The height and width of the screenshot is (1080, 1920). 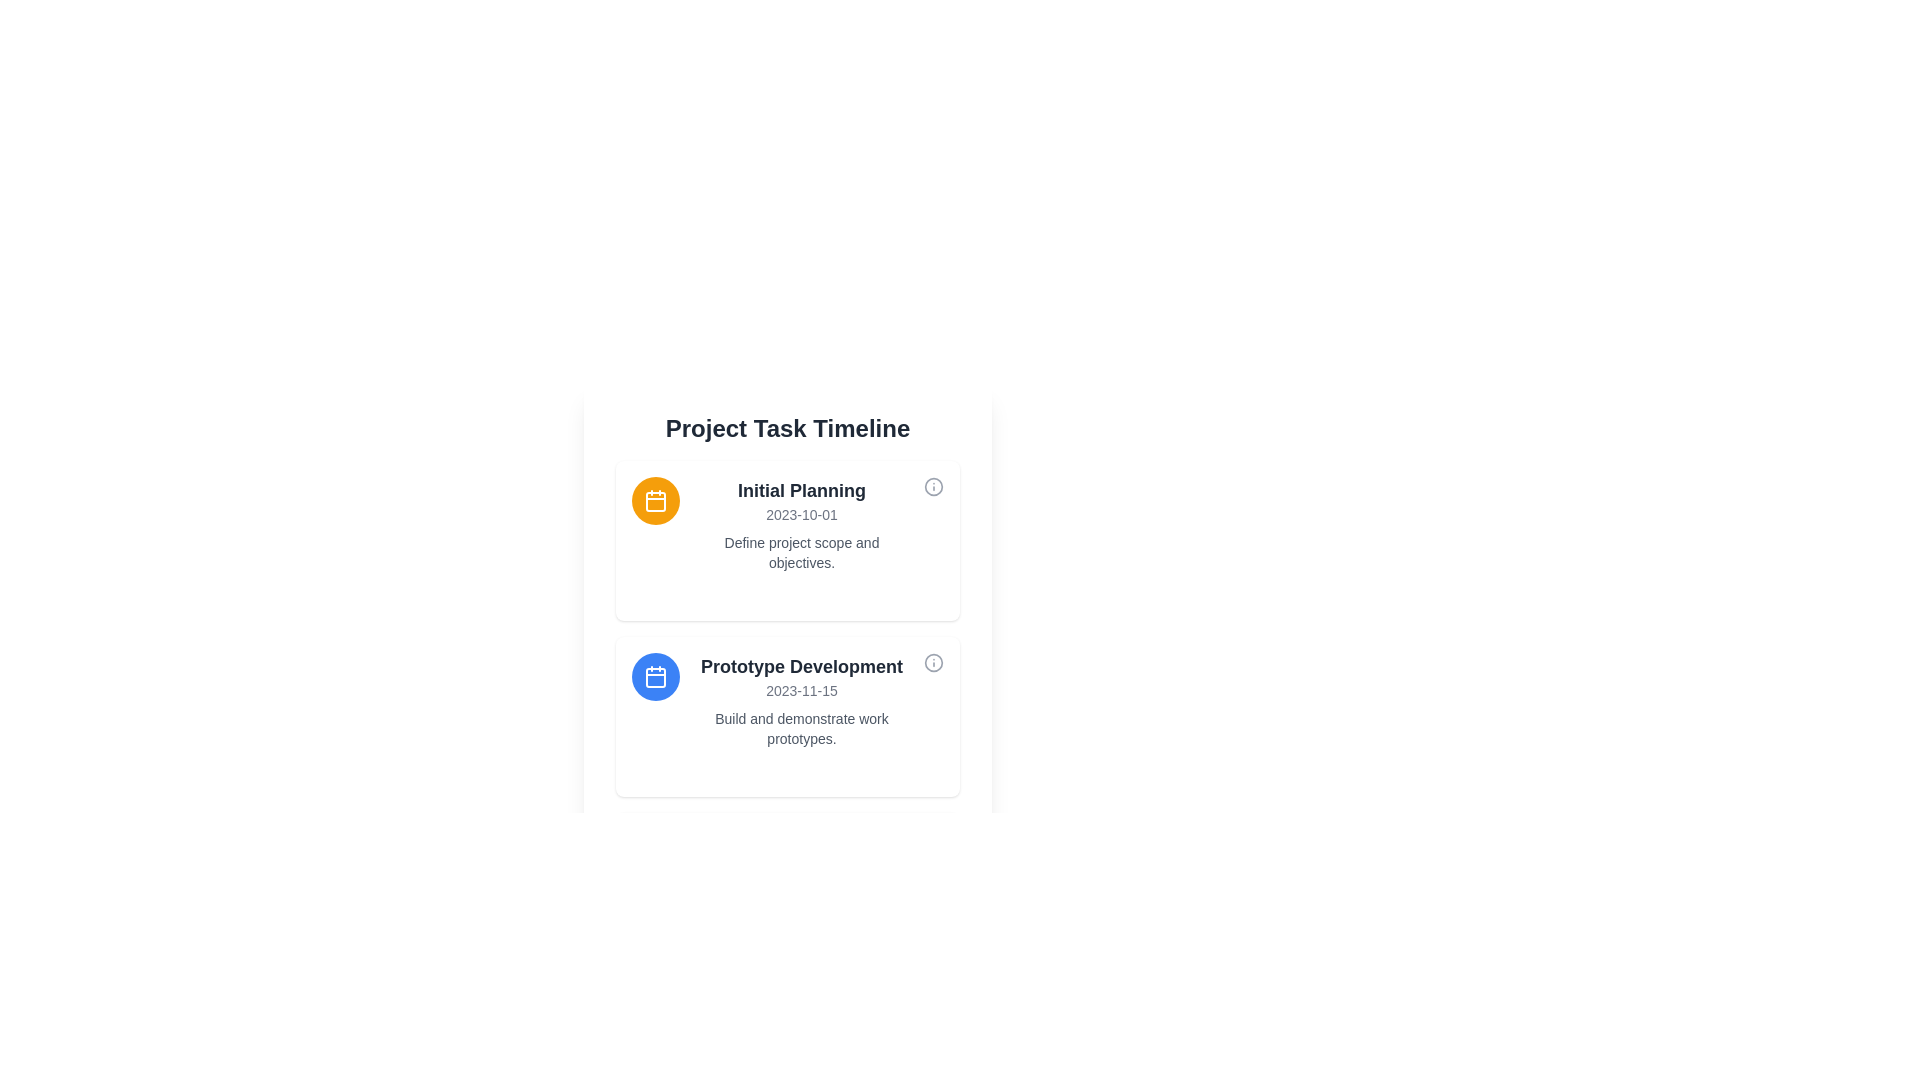 What do you see at coordinates (933, 666) in the screenshot?
I see `the button located in the top-right corner of the 'Prototype Development' task card, which provides additional context or actions related to the task` at bounding box center [933, 666].